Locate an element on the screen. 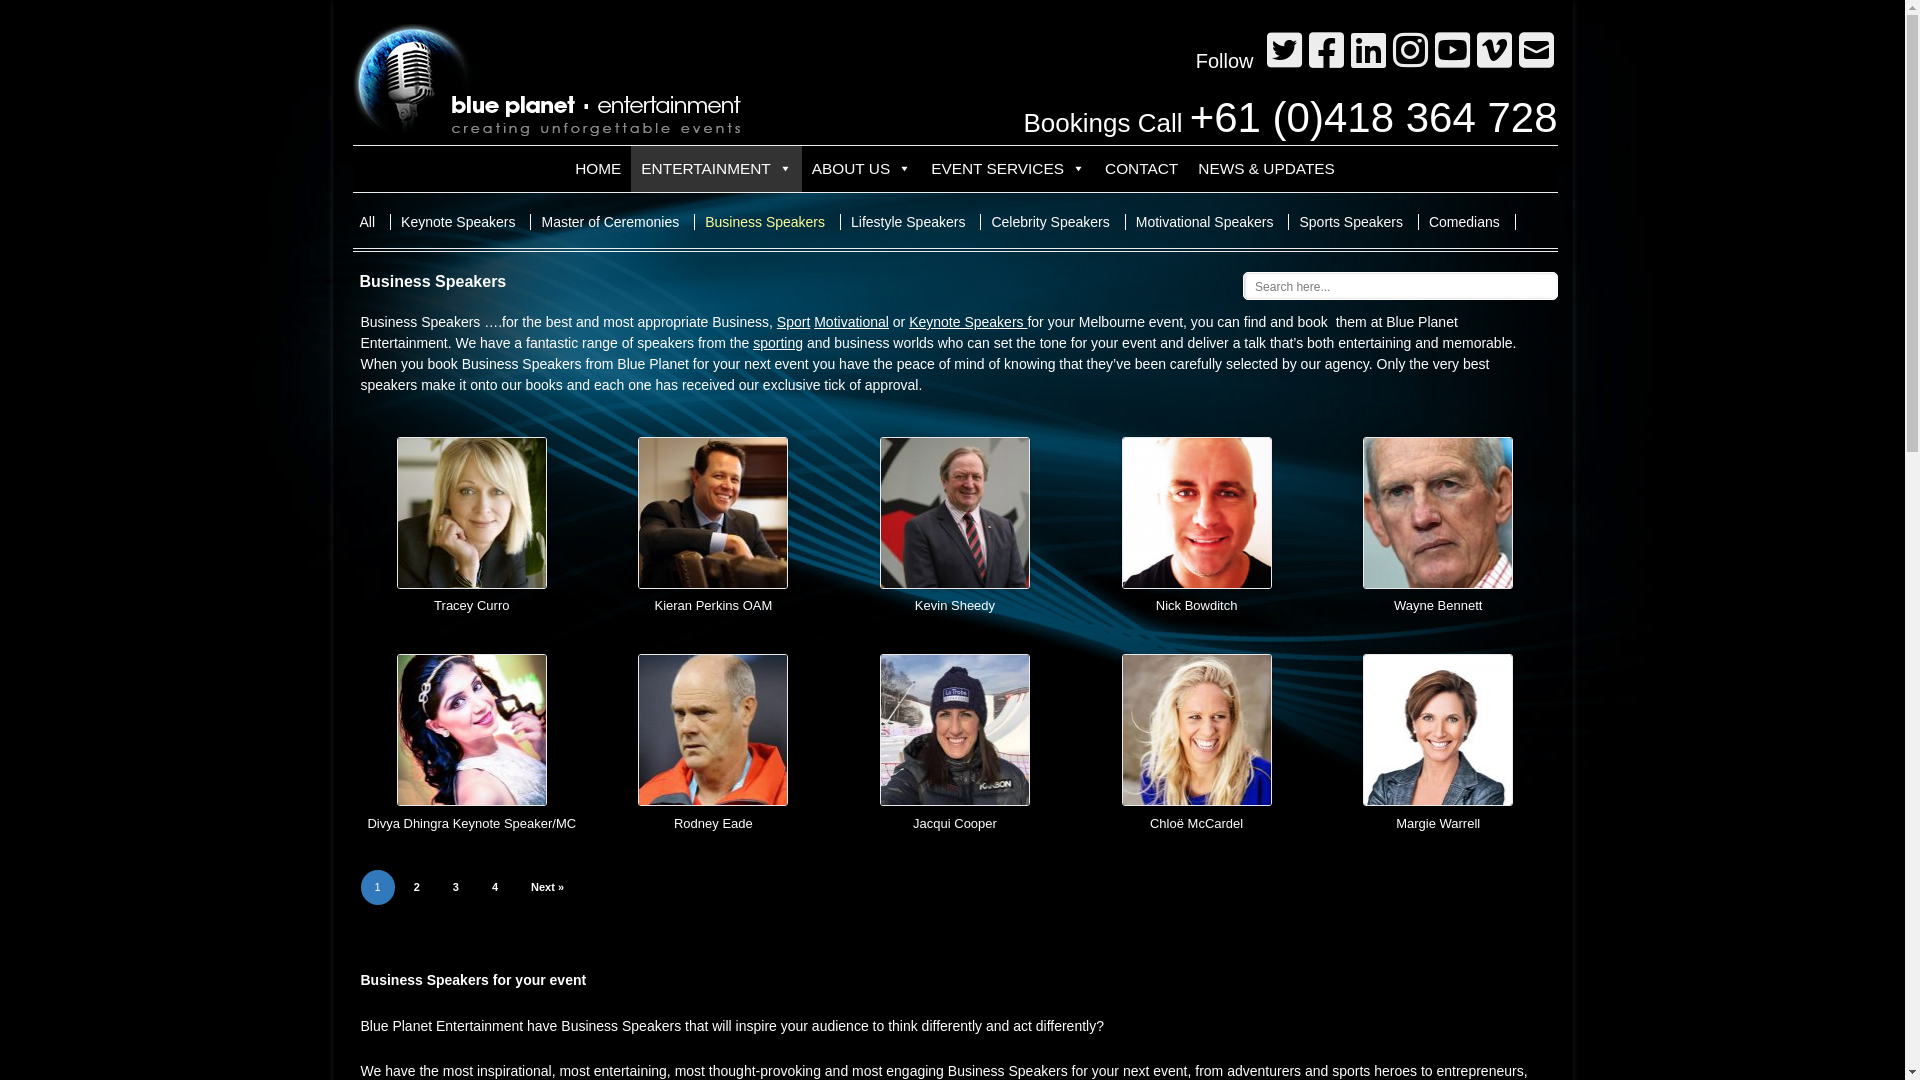 This screenshot has width=1920, height=1080. 'Celebrity Speakers' is located at coordinates (1056, 222).